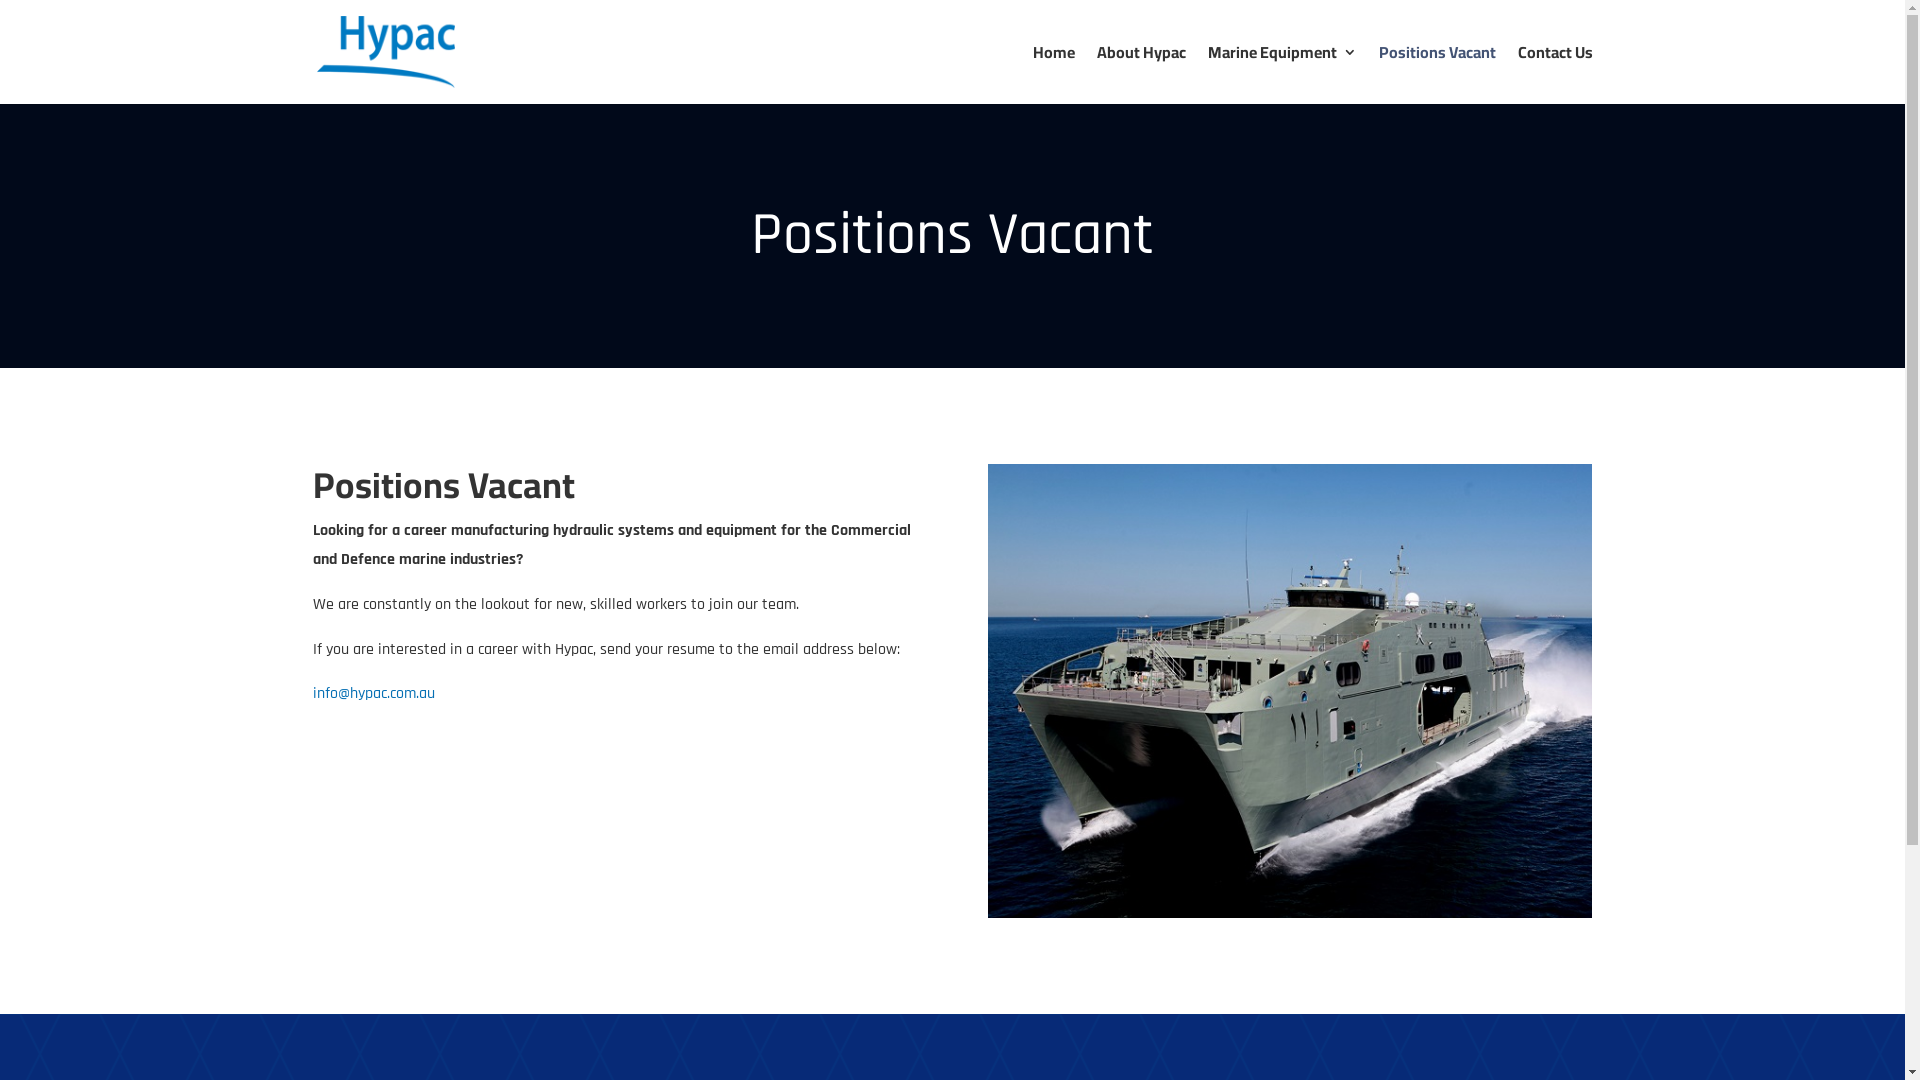 This screenshot has height=1080, width=1920. Describe the element at coordinates (1140, 73) in the screenshot. I see `'About Hypac'` at that location.